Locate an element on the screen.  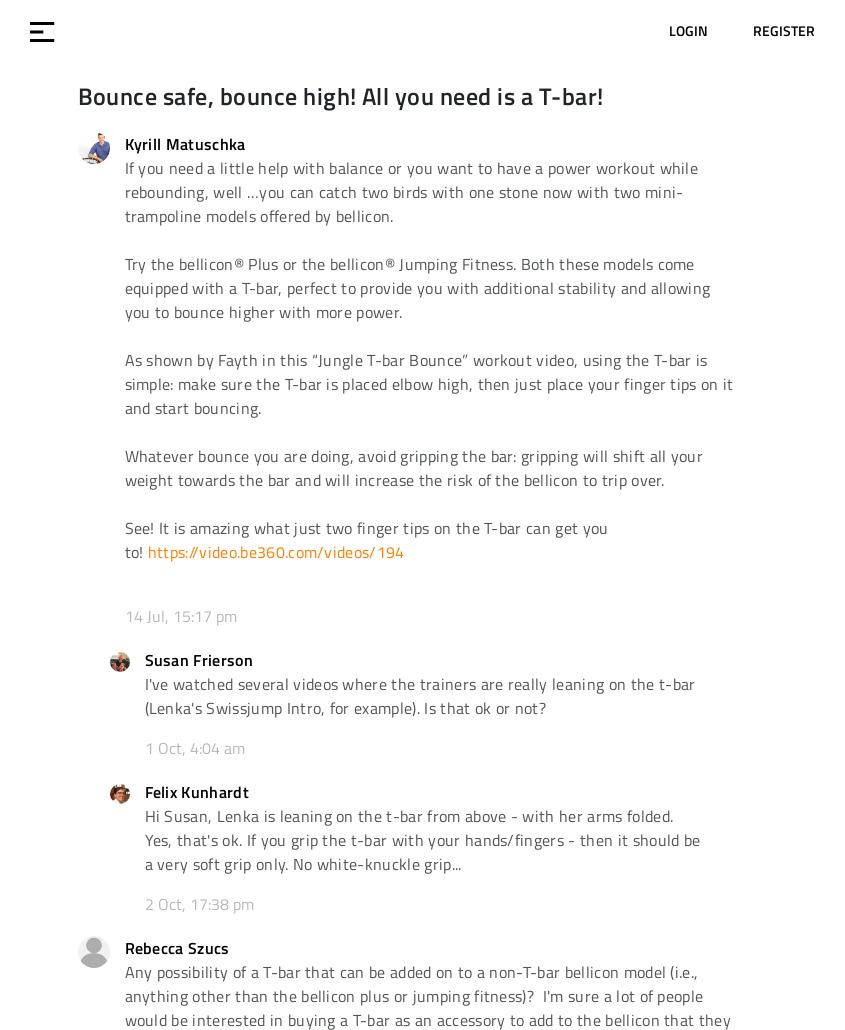
'Bounce safe, bounce high! All you need is a T-bar!' is located at coordinates (75, 94).